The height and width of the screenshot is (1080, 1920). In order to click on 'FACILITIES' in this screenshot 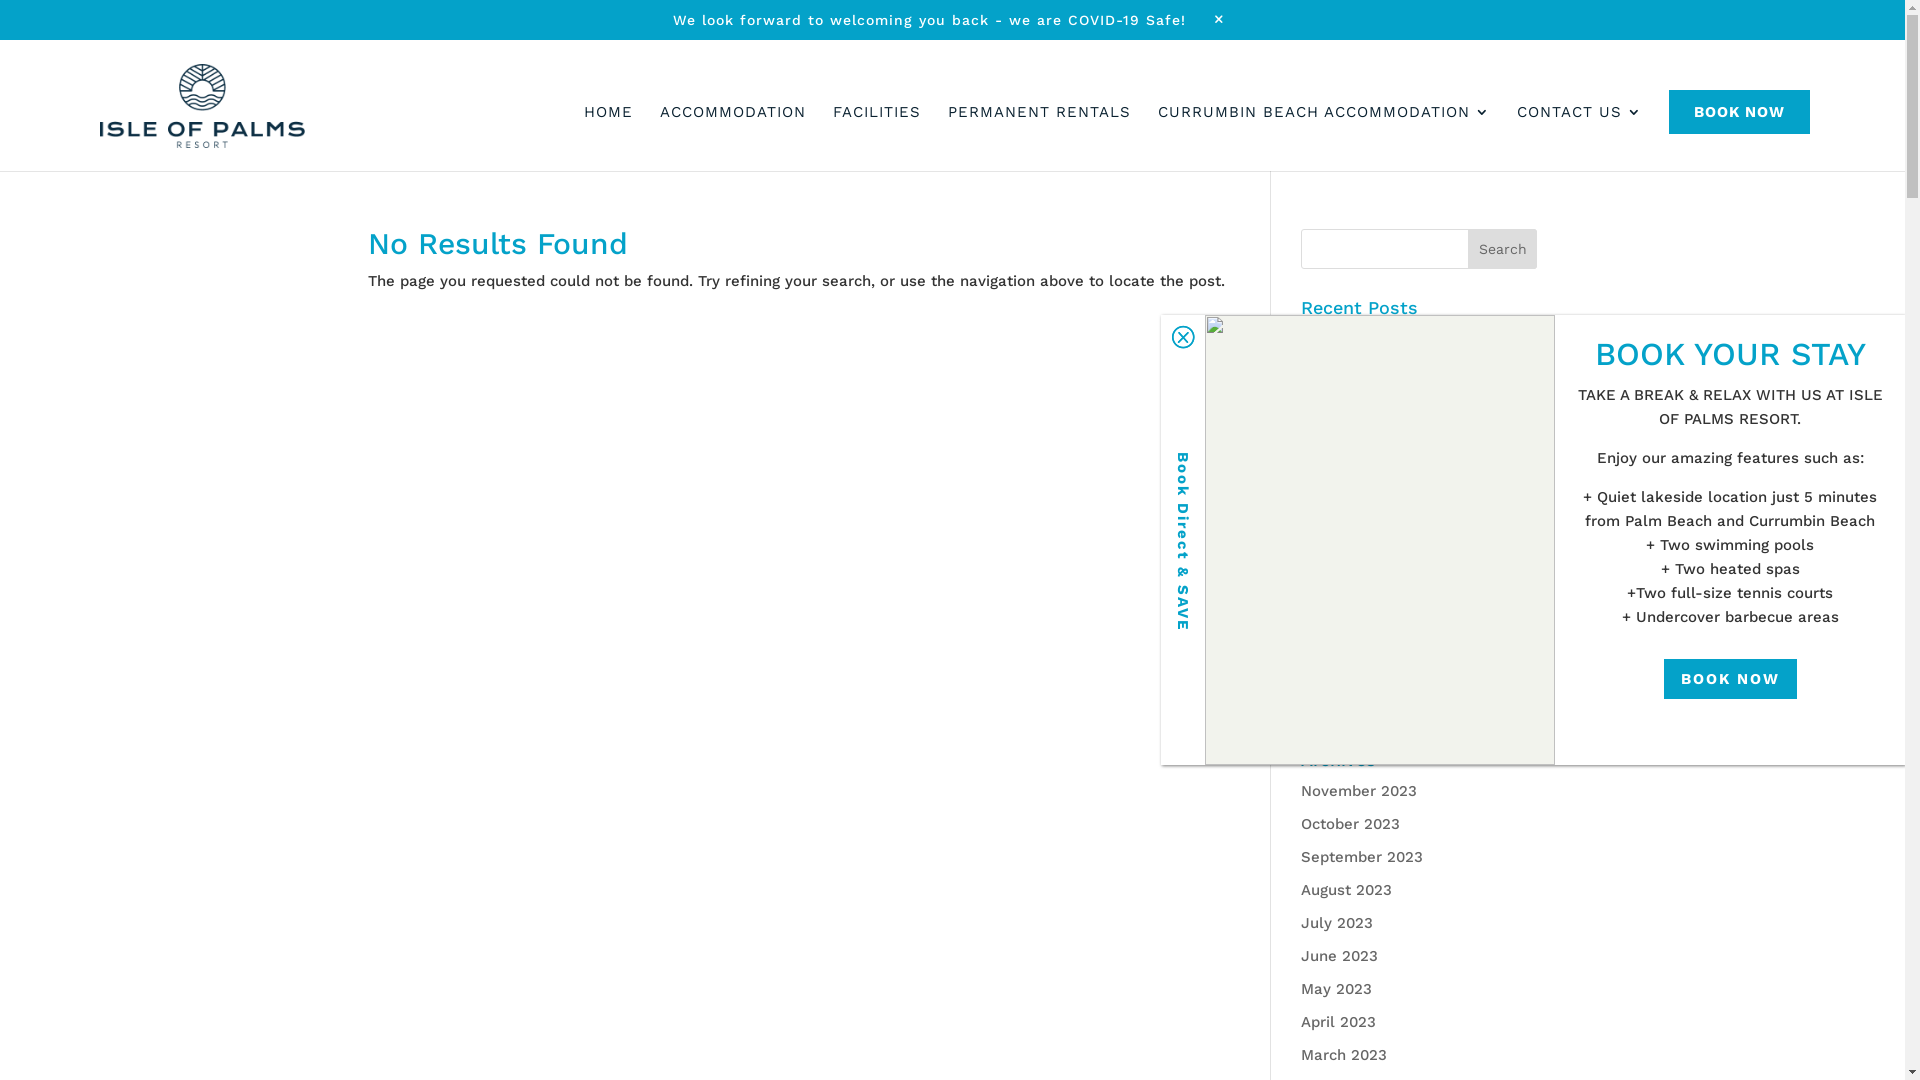, I will do `click(877, 122)`.